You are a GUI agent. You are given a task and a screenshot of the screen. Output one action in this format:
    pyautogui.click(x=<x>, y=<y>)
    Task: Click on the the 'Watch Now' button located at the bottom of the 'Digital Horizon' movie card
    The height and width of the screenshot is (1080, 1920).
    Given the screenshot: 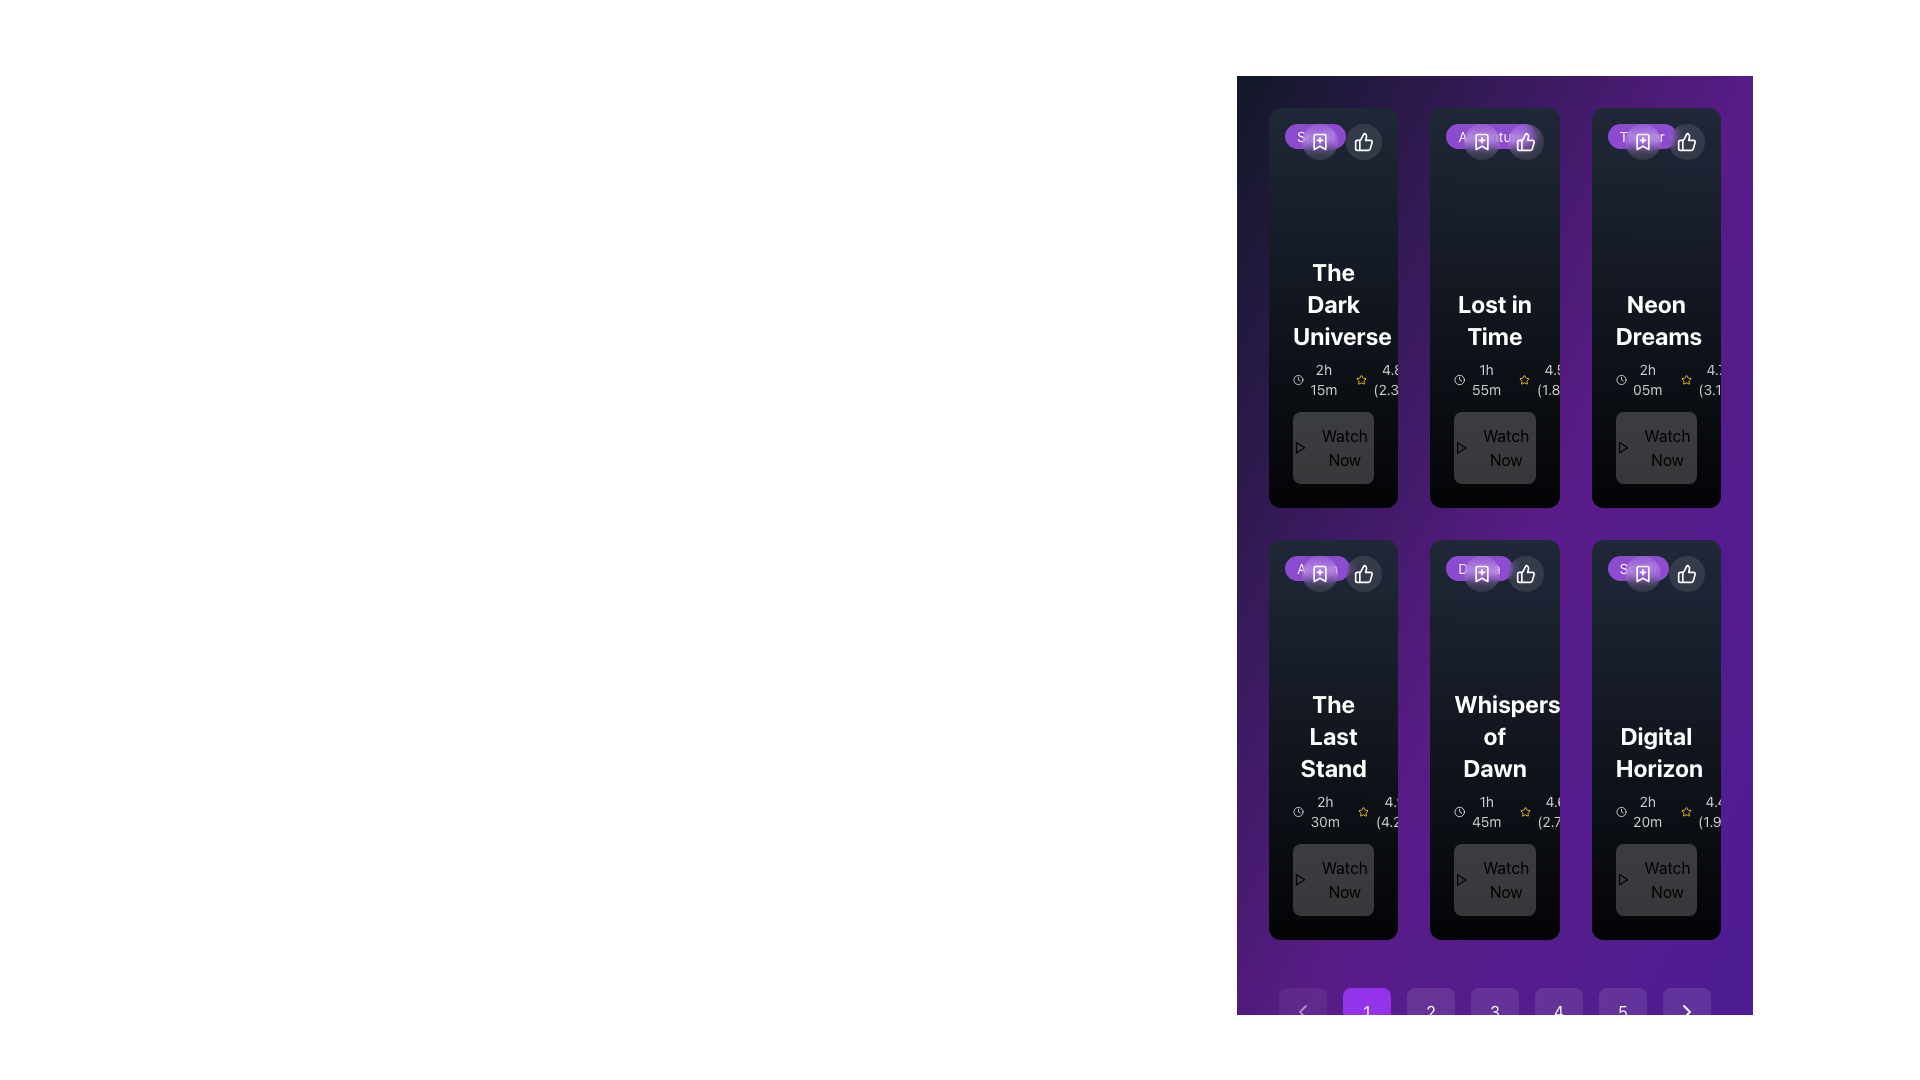 What is the action you would take?
    pyautogui.click(x=1667, y=878)
    